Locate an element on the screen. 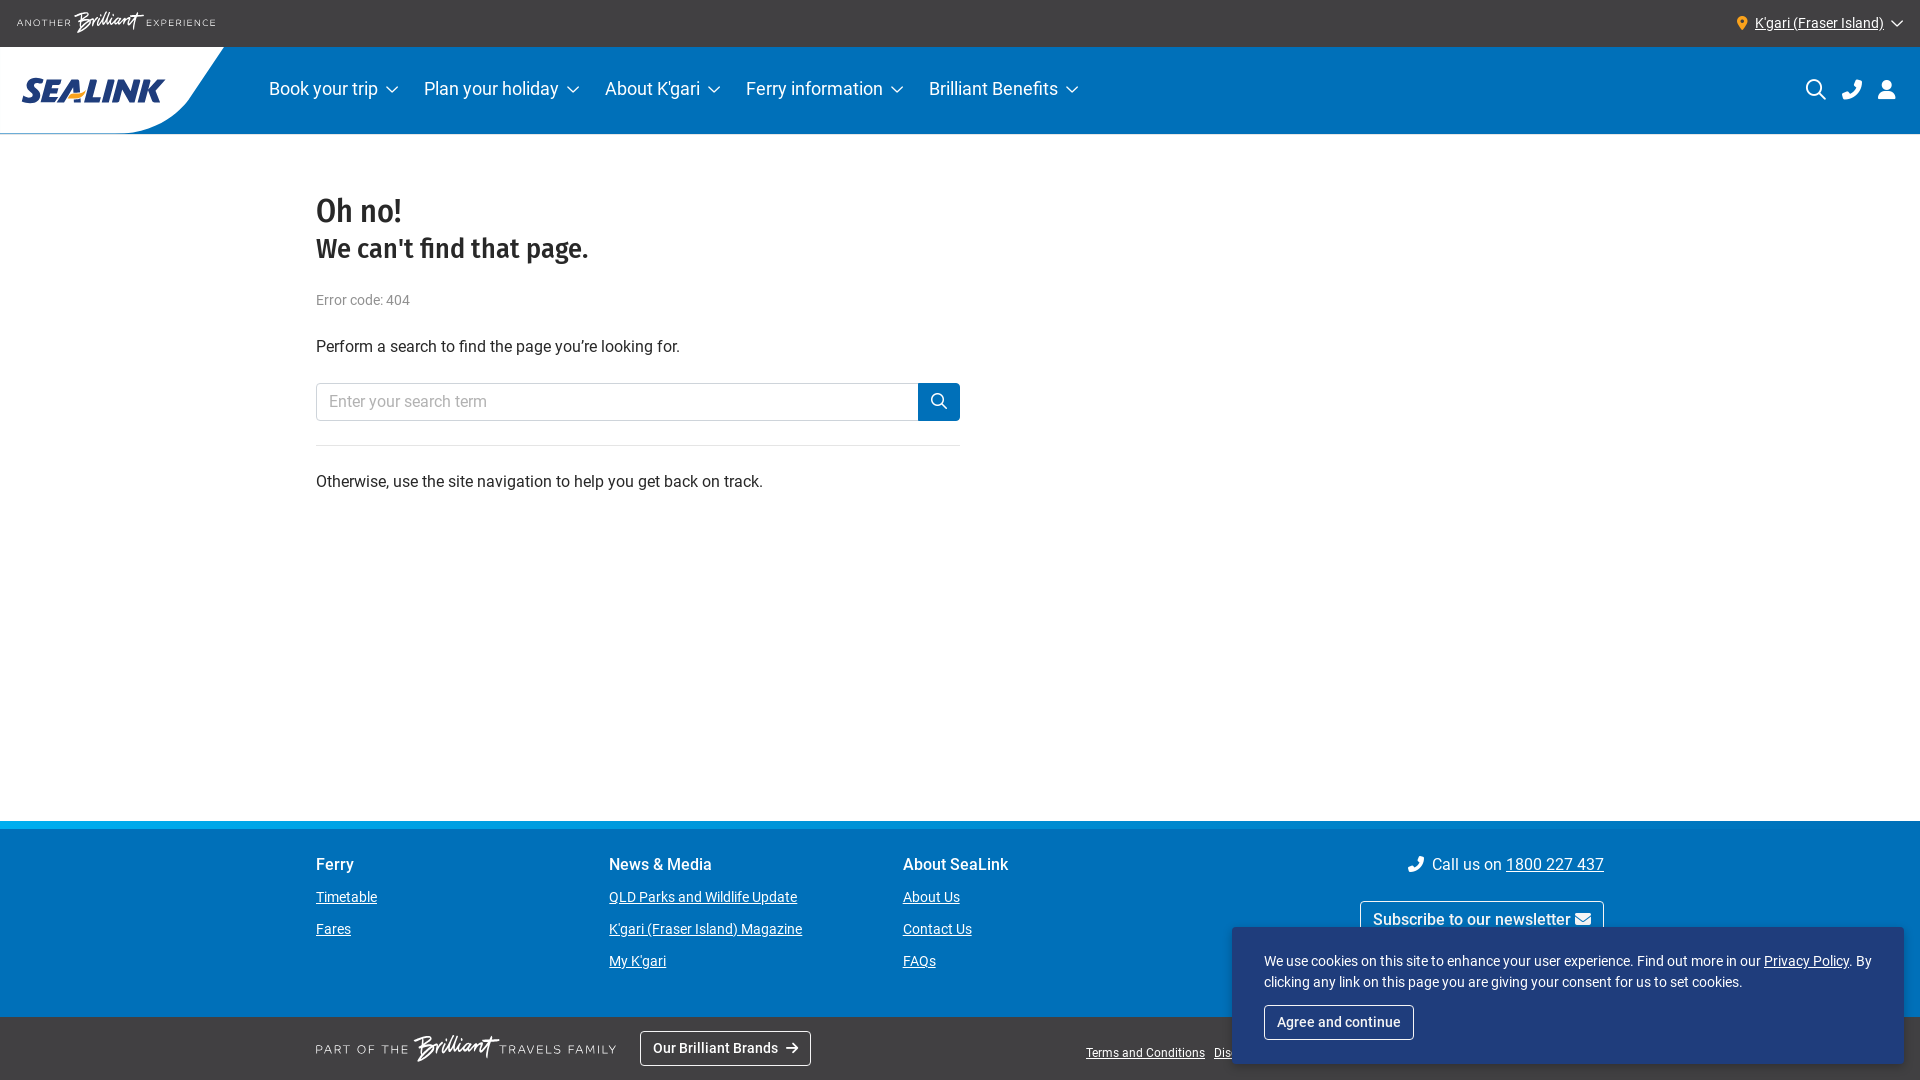 Image resolution: width=1920 pixels, height=1080 pixels. '1800 227 437' is located at coordinates (1554, 863).